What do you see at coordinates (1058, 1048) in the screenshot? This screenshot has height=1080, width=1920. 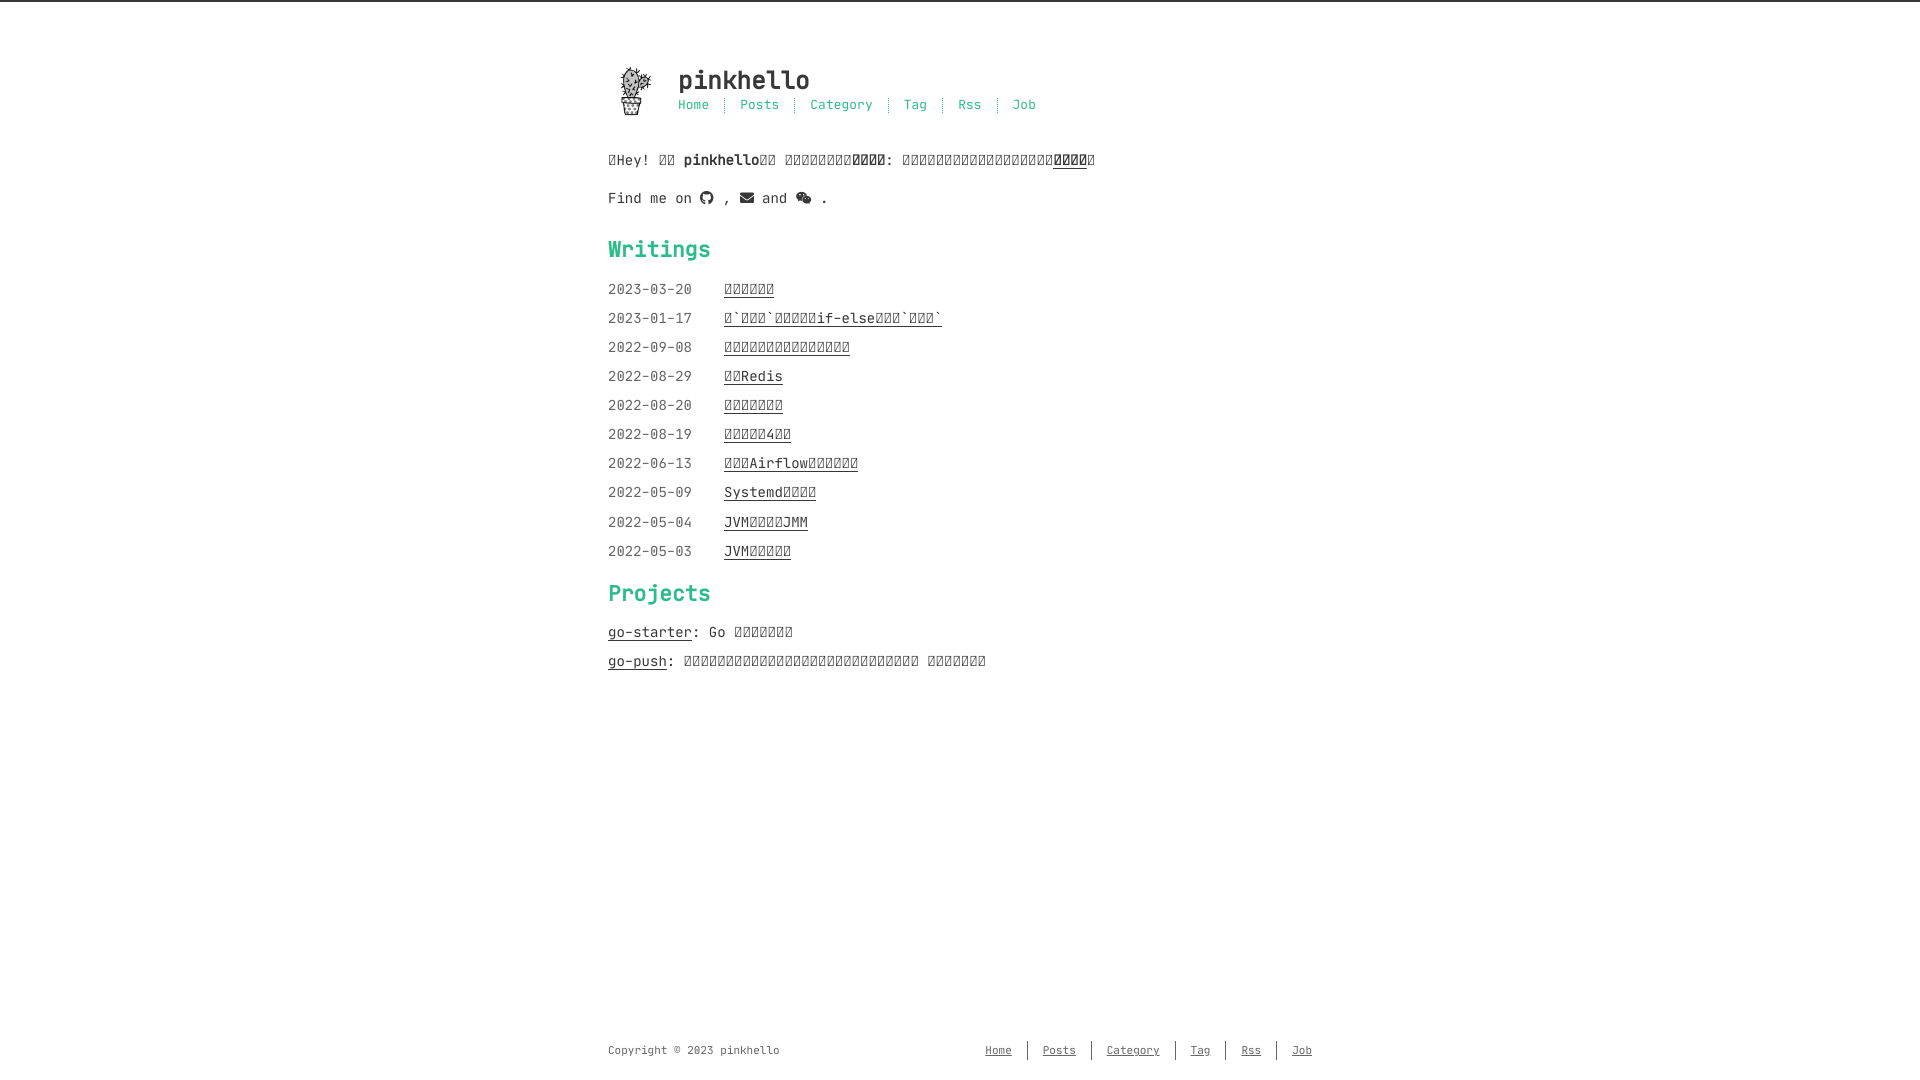 I see `'Posts'` at bounding box center [1058, 1048].